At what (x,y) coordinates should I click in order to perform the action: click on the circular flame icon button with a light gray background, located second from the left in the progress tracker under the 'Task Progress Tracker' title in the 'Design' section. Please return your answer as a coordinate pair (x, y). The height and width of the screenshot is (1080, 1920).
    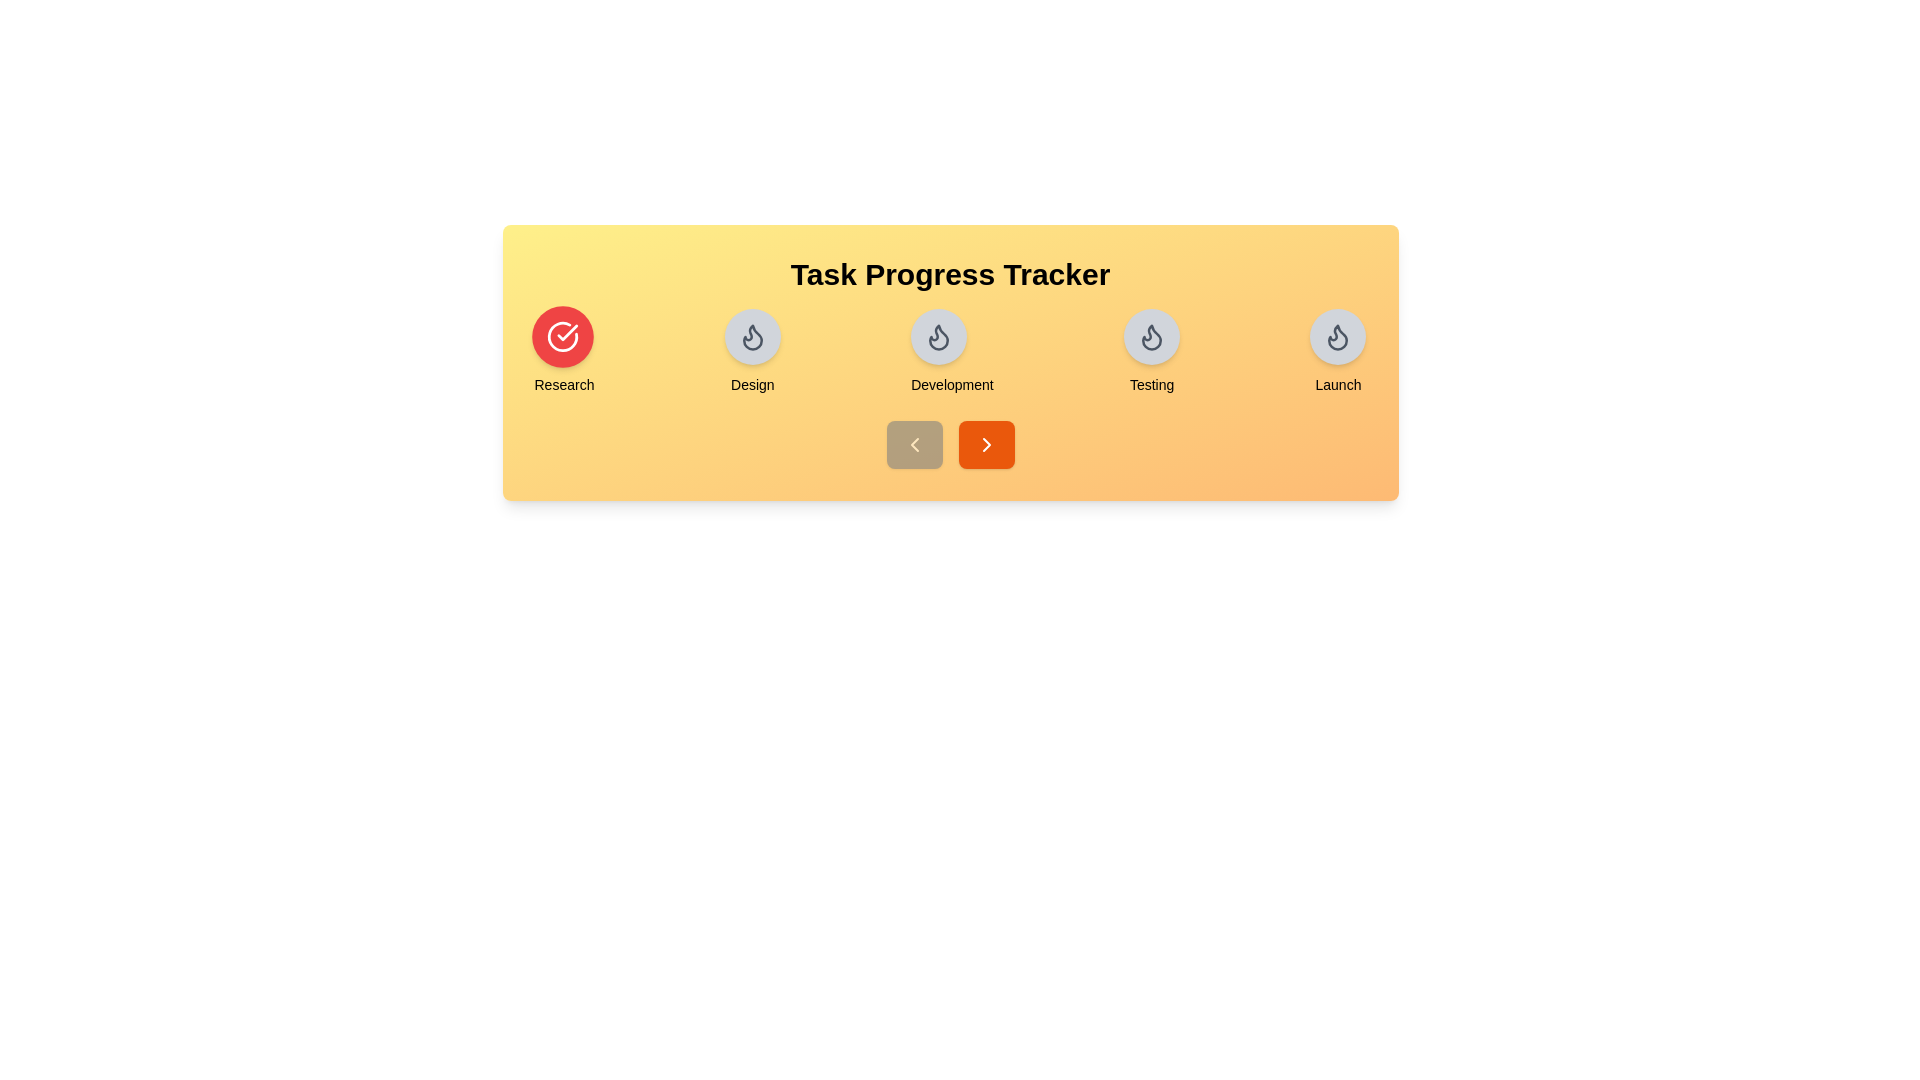
    Looking at the image, I should click on (751, 335).